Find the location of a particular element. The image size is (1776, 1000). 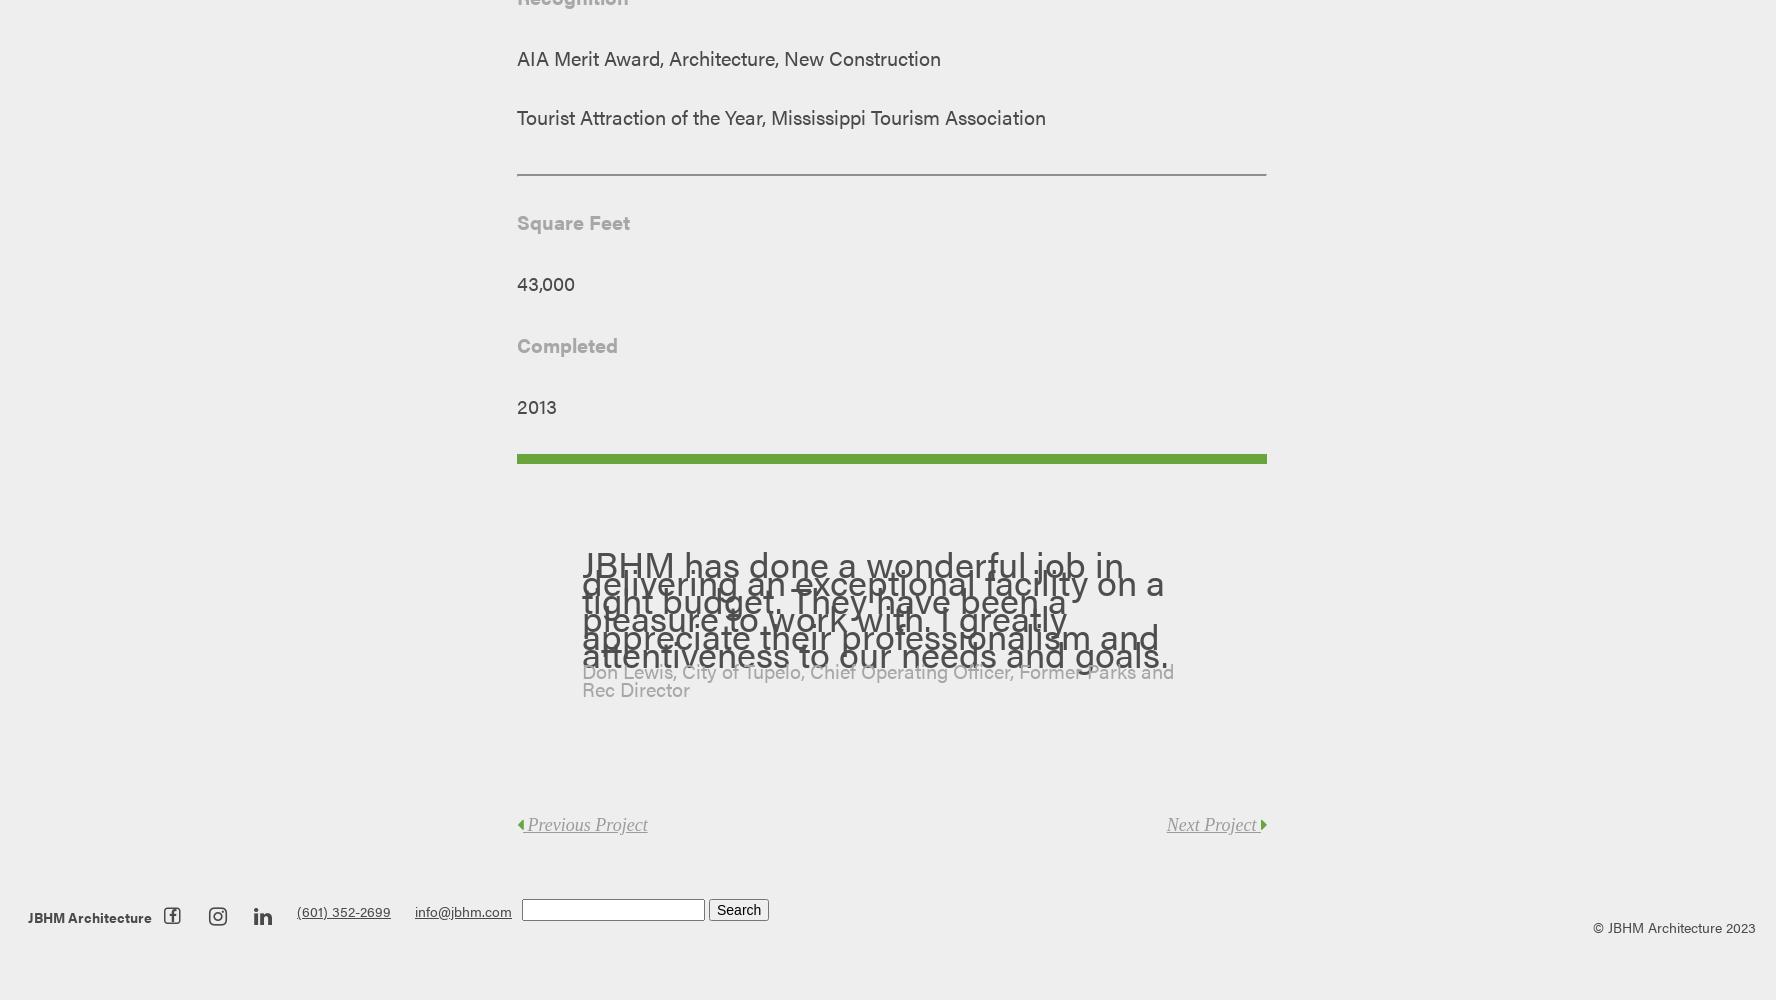

'Architecture' is located at coordinates (64, 917).